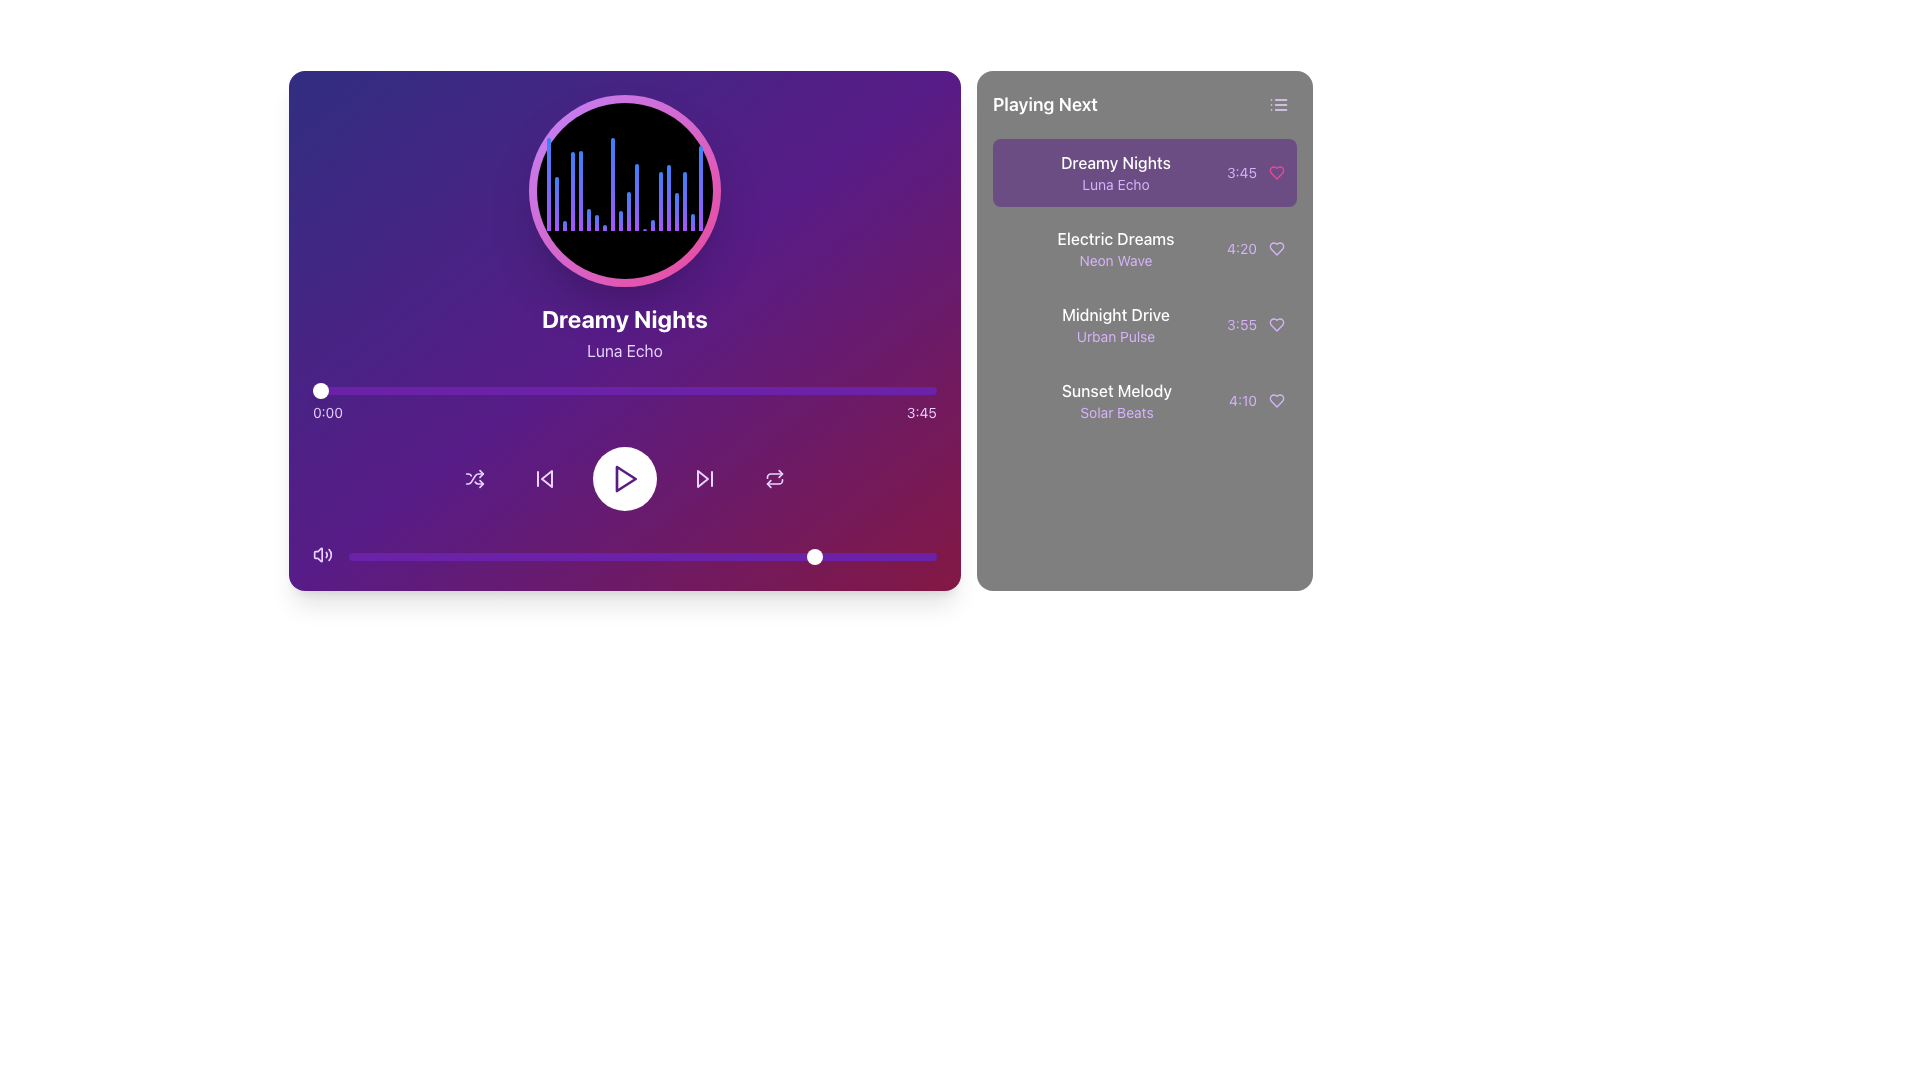 The height and width of the screenshot is (1080, 1920). I want to click on the playback position, so click(615, 390).